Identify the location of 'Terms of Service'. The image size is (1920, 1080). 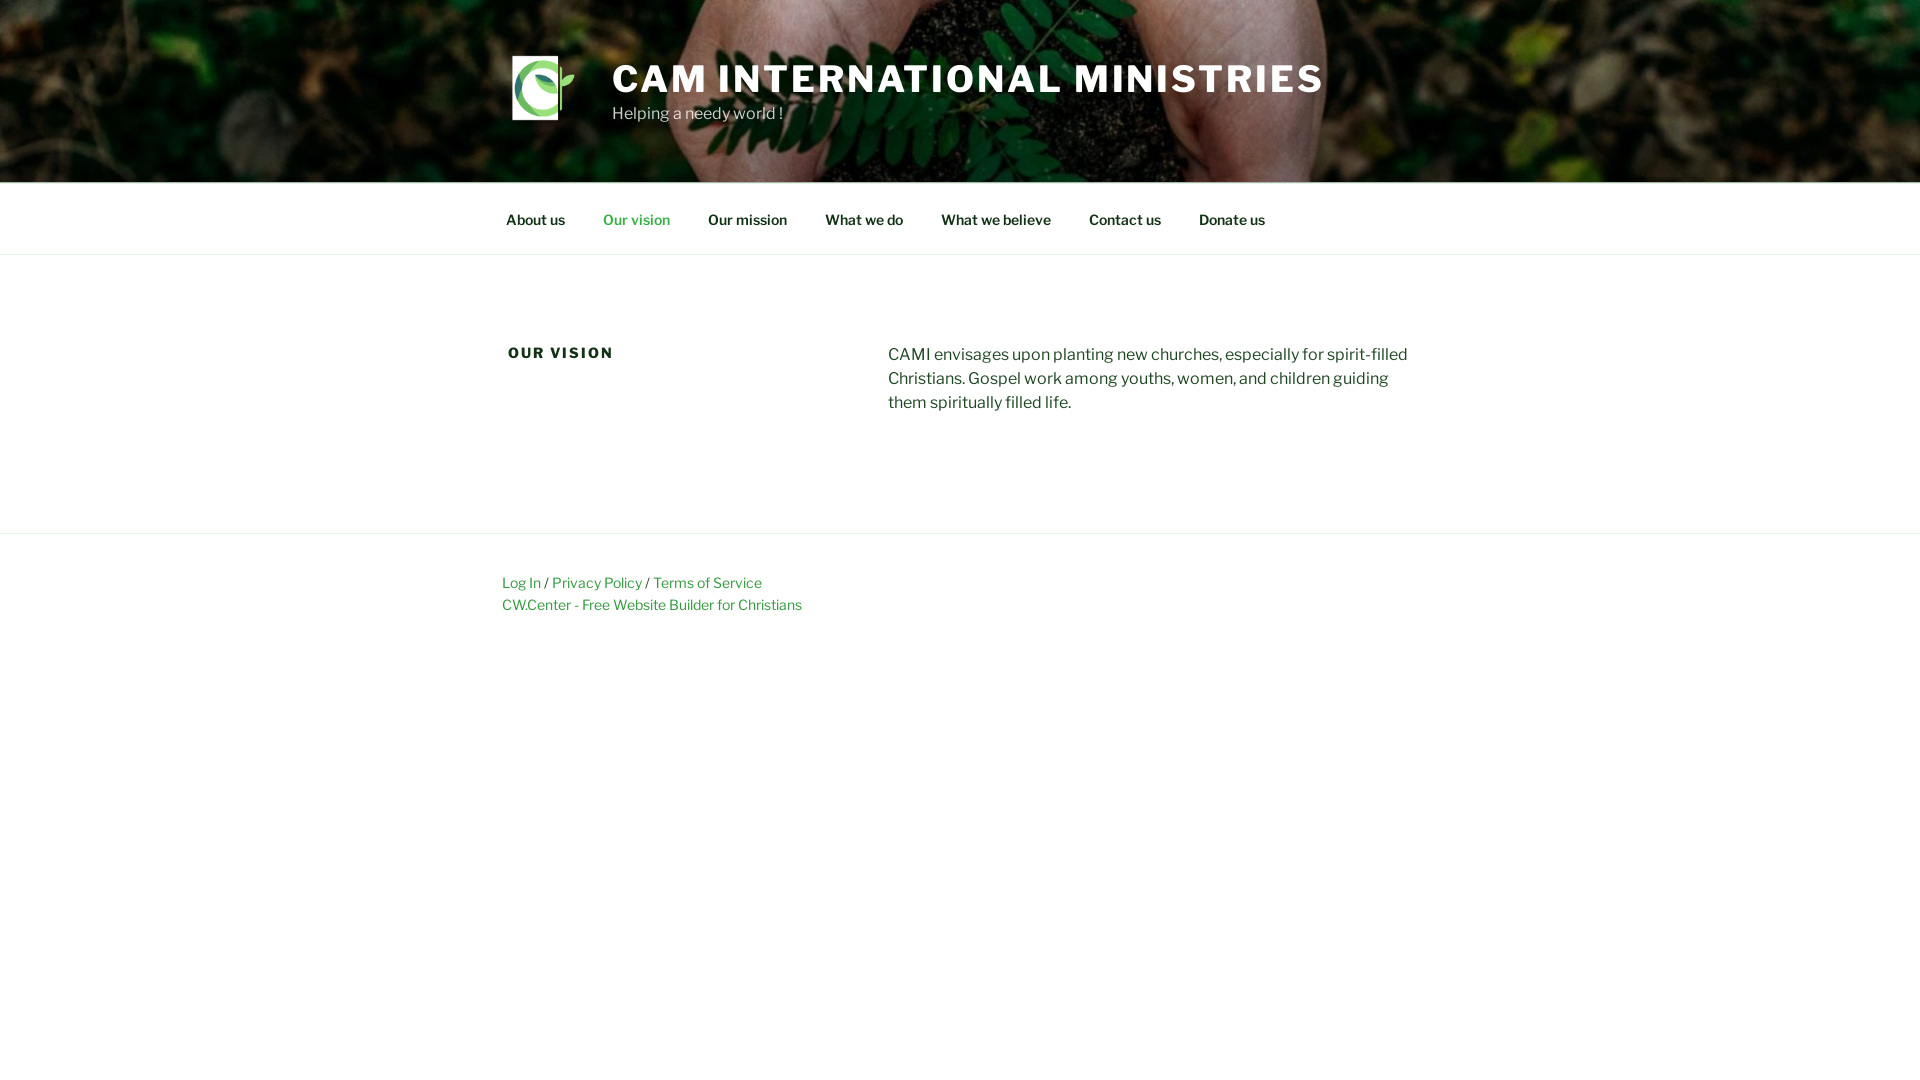
(707, 582).